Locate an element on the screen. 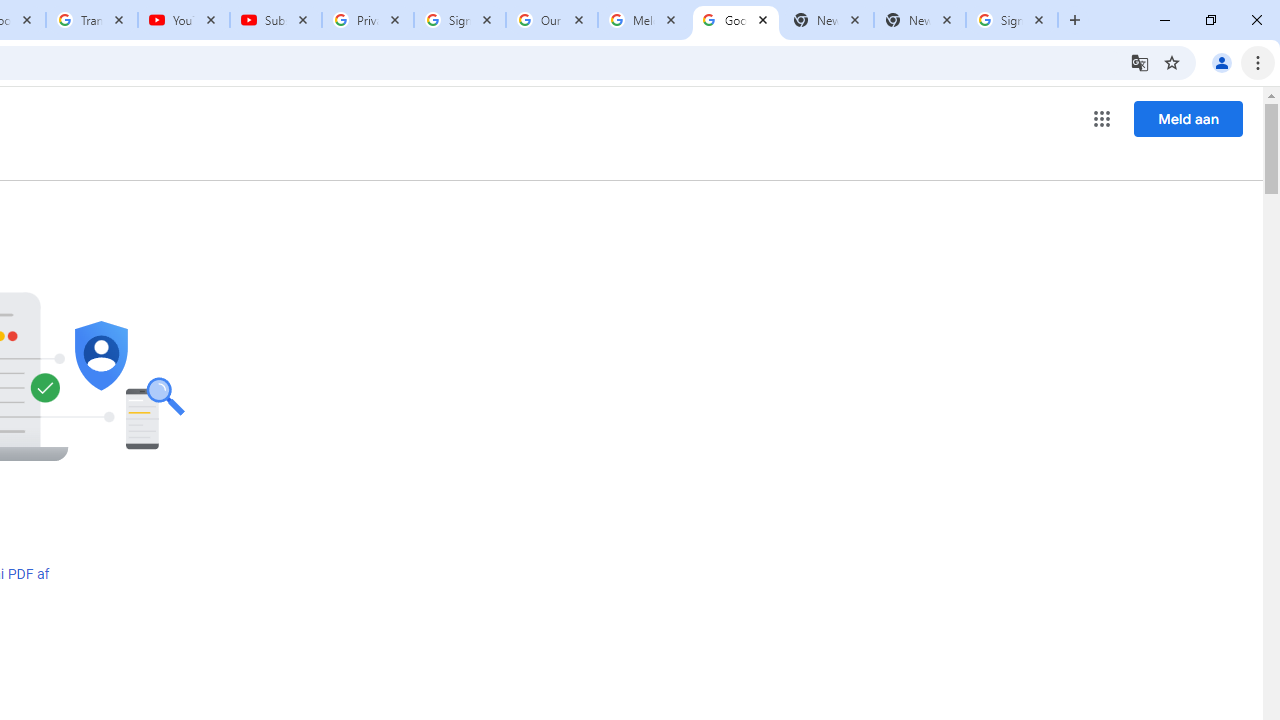 The image size is (1280, 720). 'New Tab' is located at coordinates (919, 20).